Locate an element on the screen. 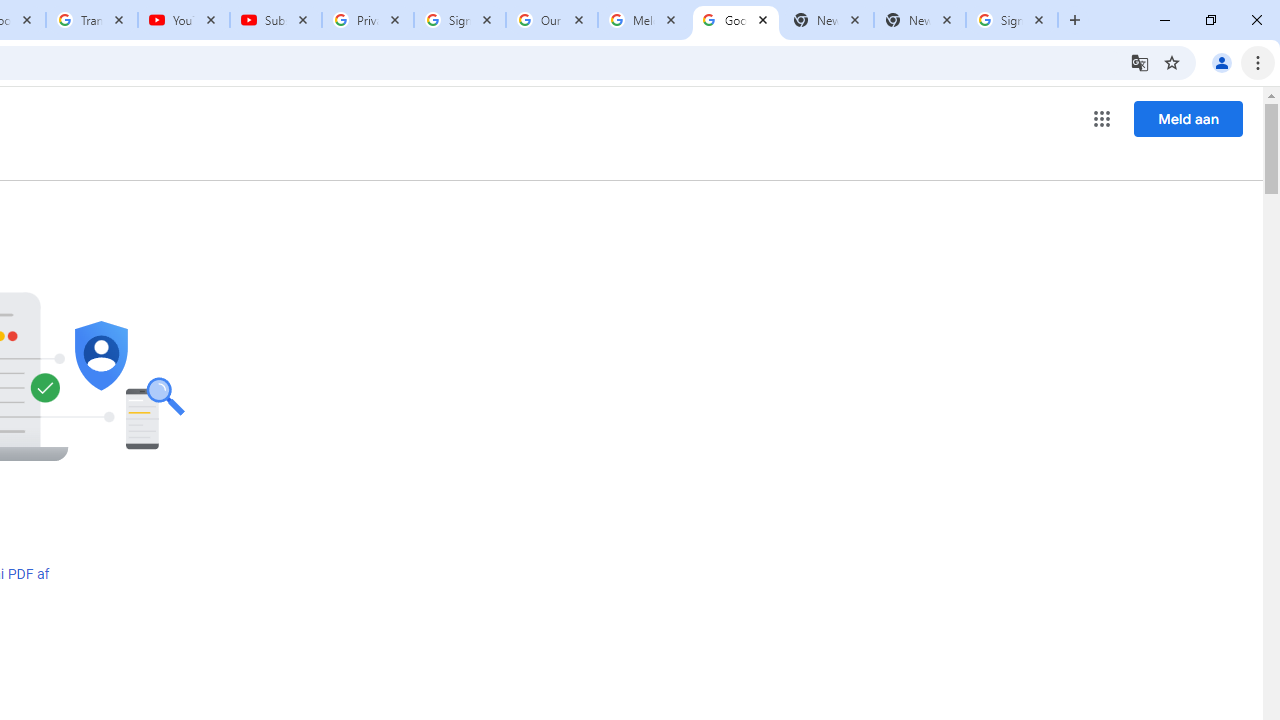 The image size is (1280, 720). 'New Tab' is located at coordinates (919, 20).